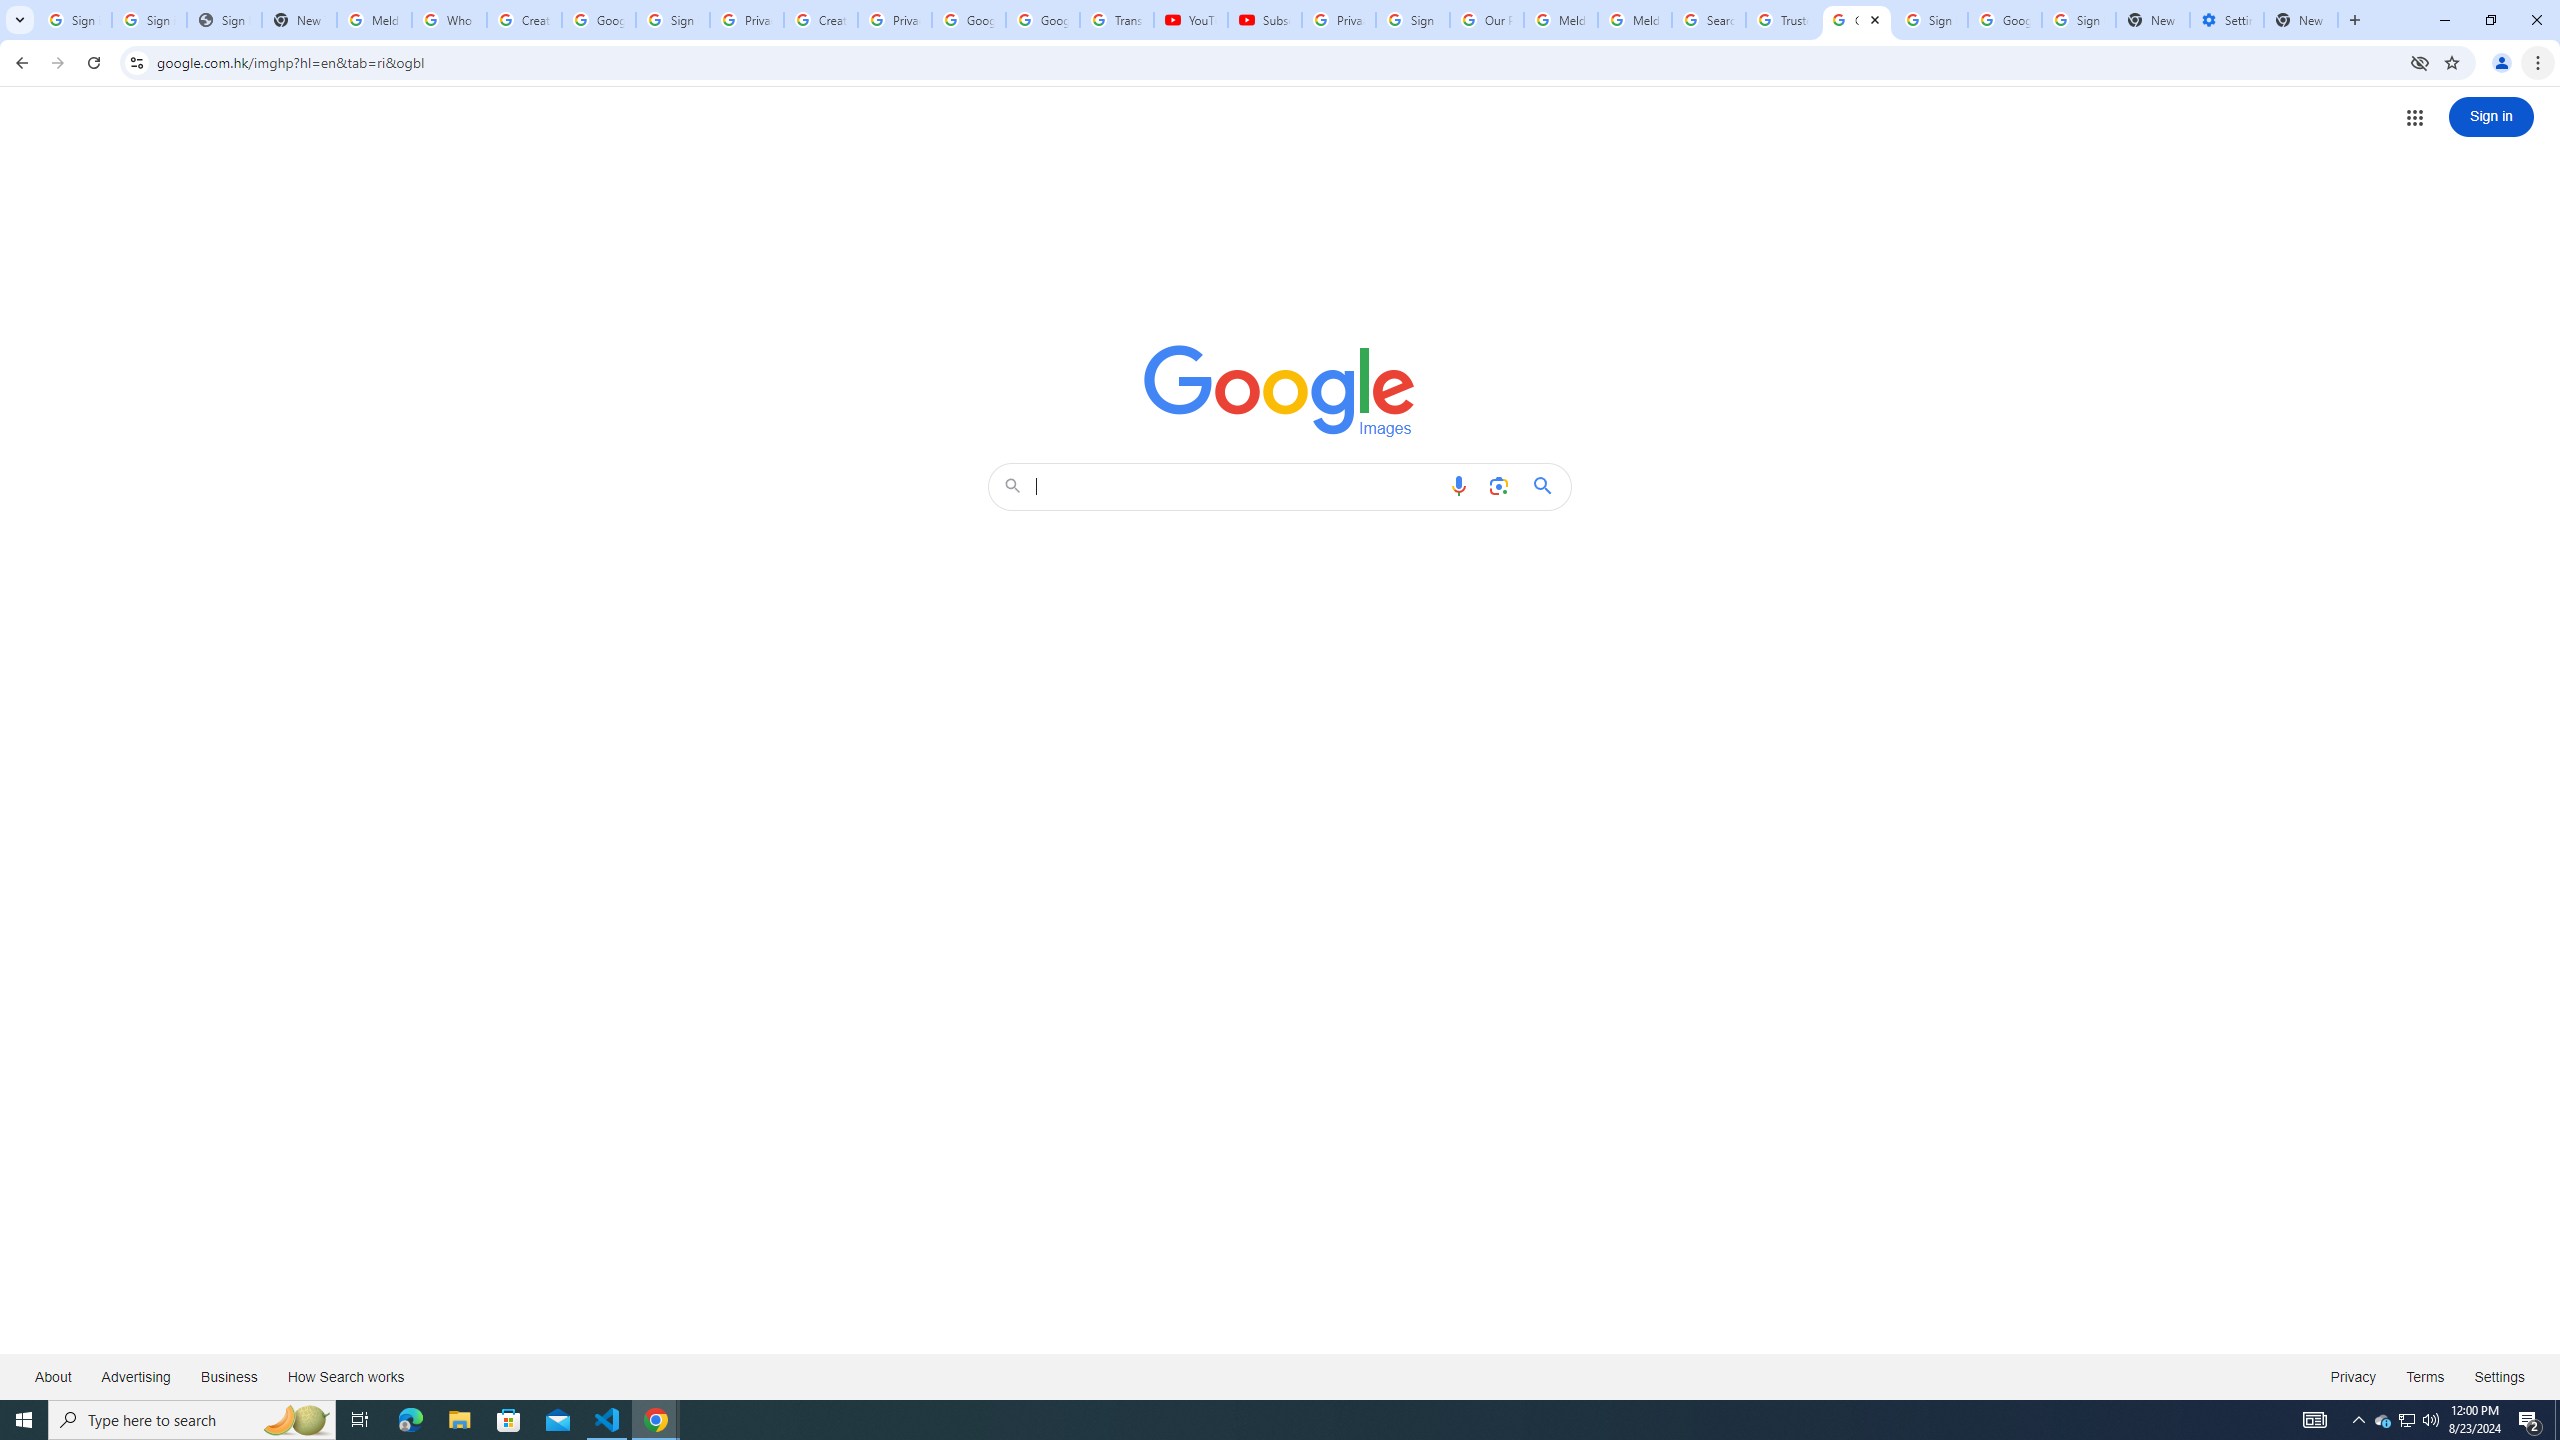  I want to click on 'Settings - Addresses and more', so click(2226, 19).